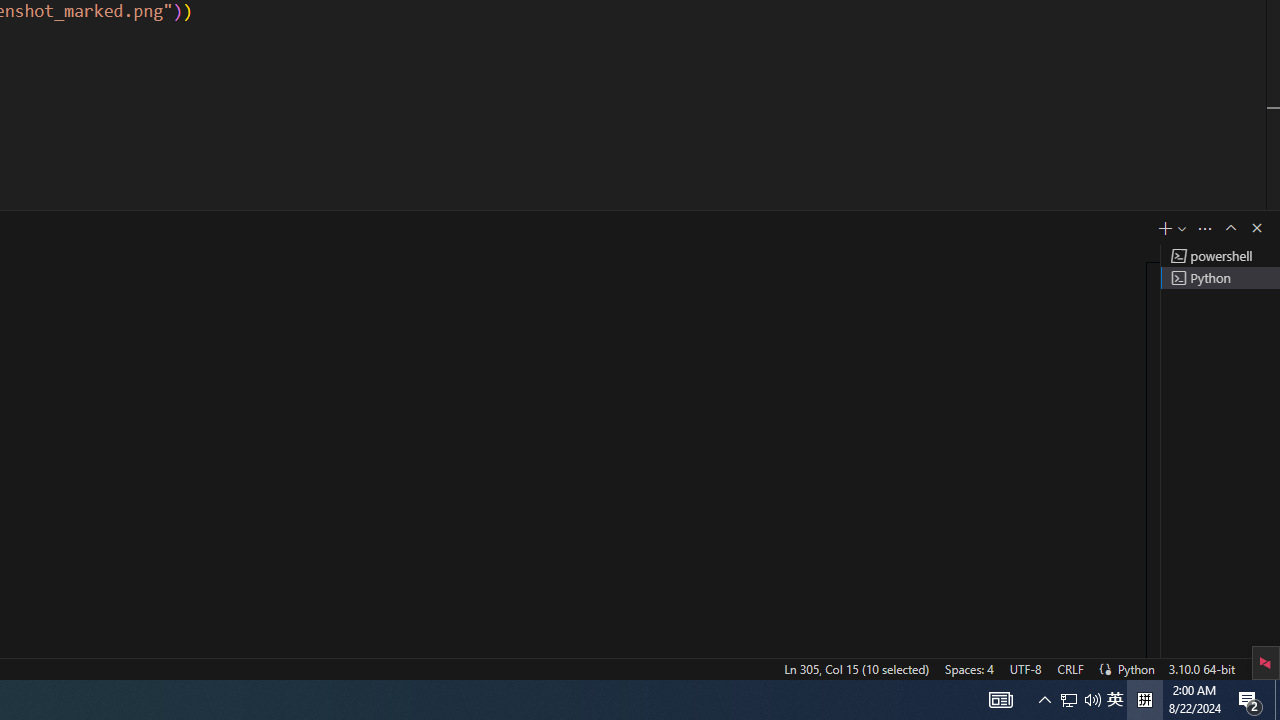  What do you see at coordinates (1255, 226) in the screenshot?
I see `'Hide Panel'` at bounding box center [1255, 226].